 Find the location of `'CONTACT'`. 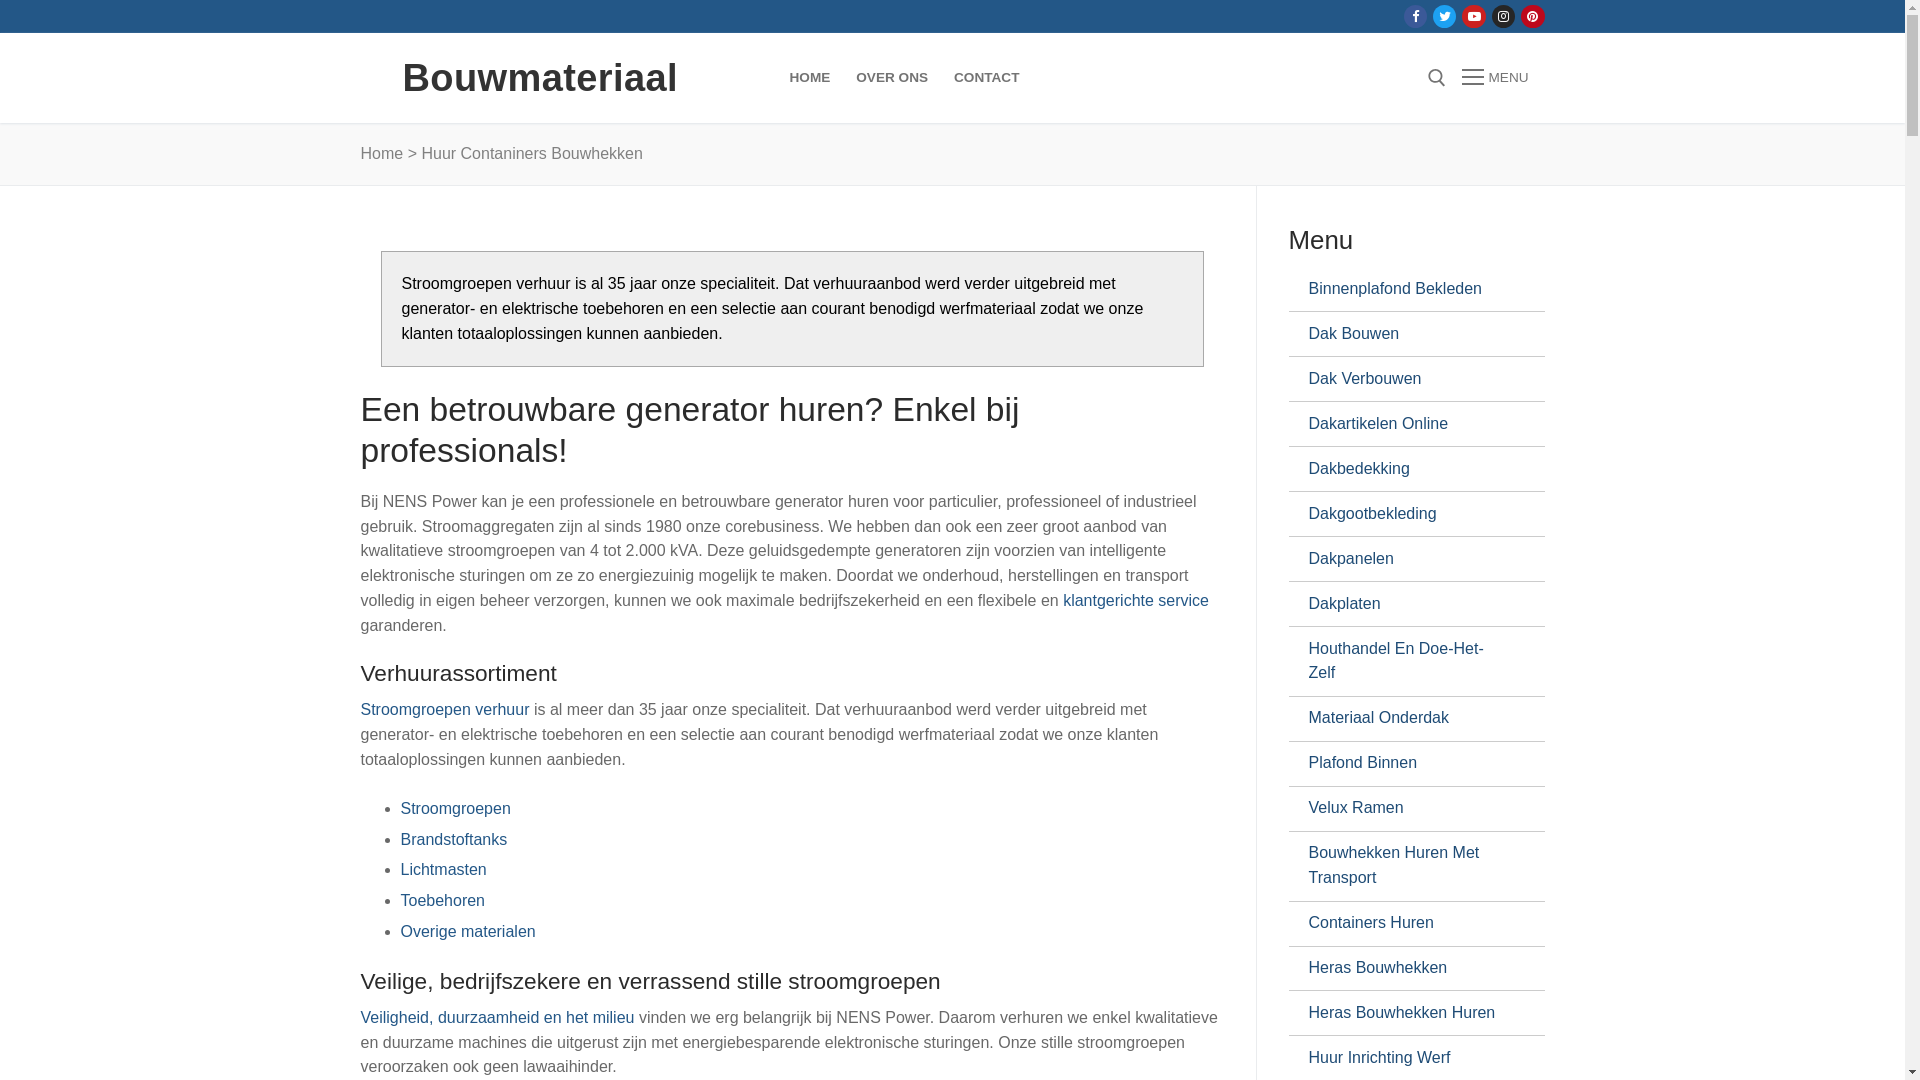

'CONTACT' is located at coordinates (939, 76).